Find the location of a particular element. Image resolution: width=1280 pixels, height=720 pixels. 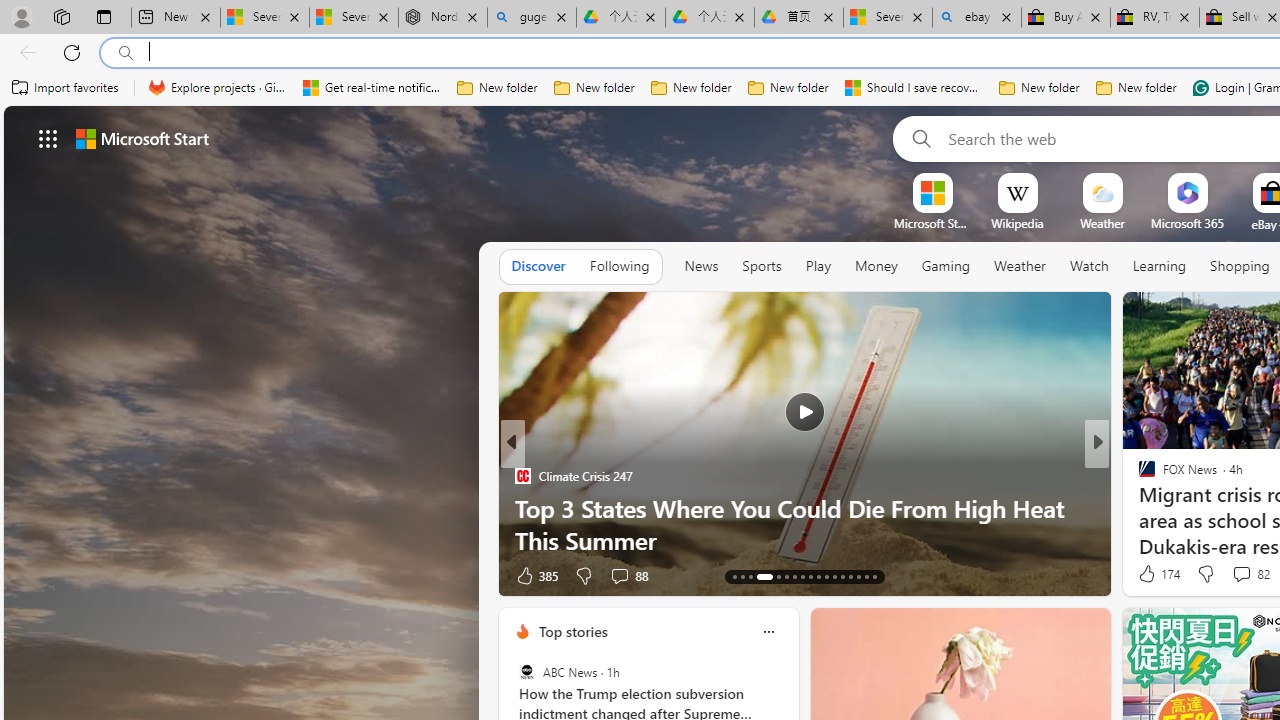

'View comments 82 Comment' is located at coordinates (1248, 574).